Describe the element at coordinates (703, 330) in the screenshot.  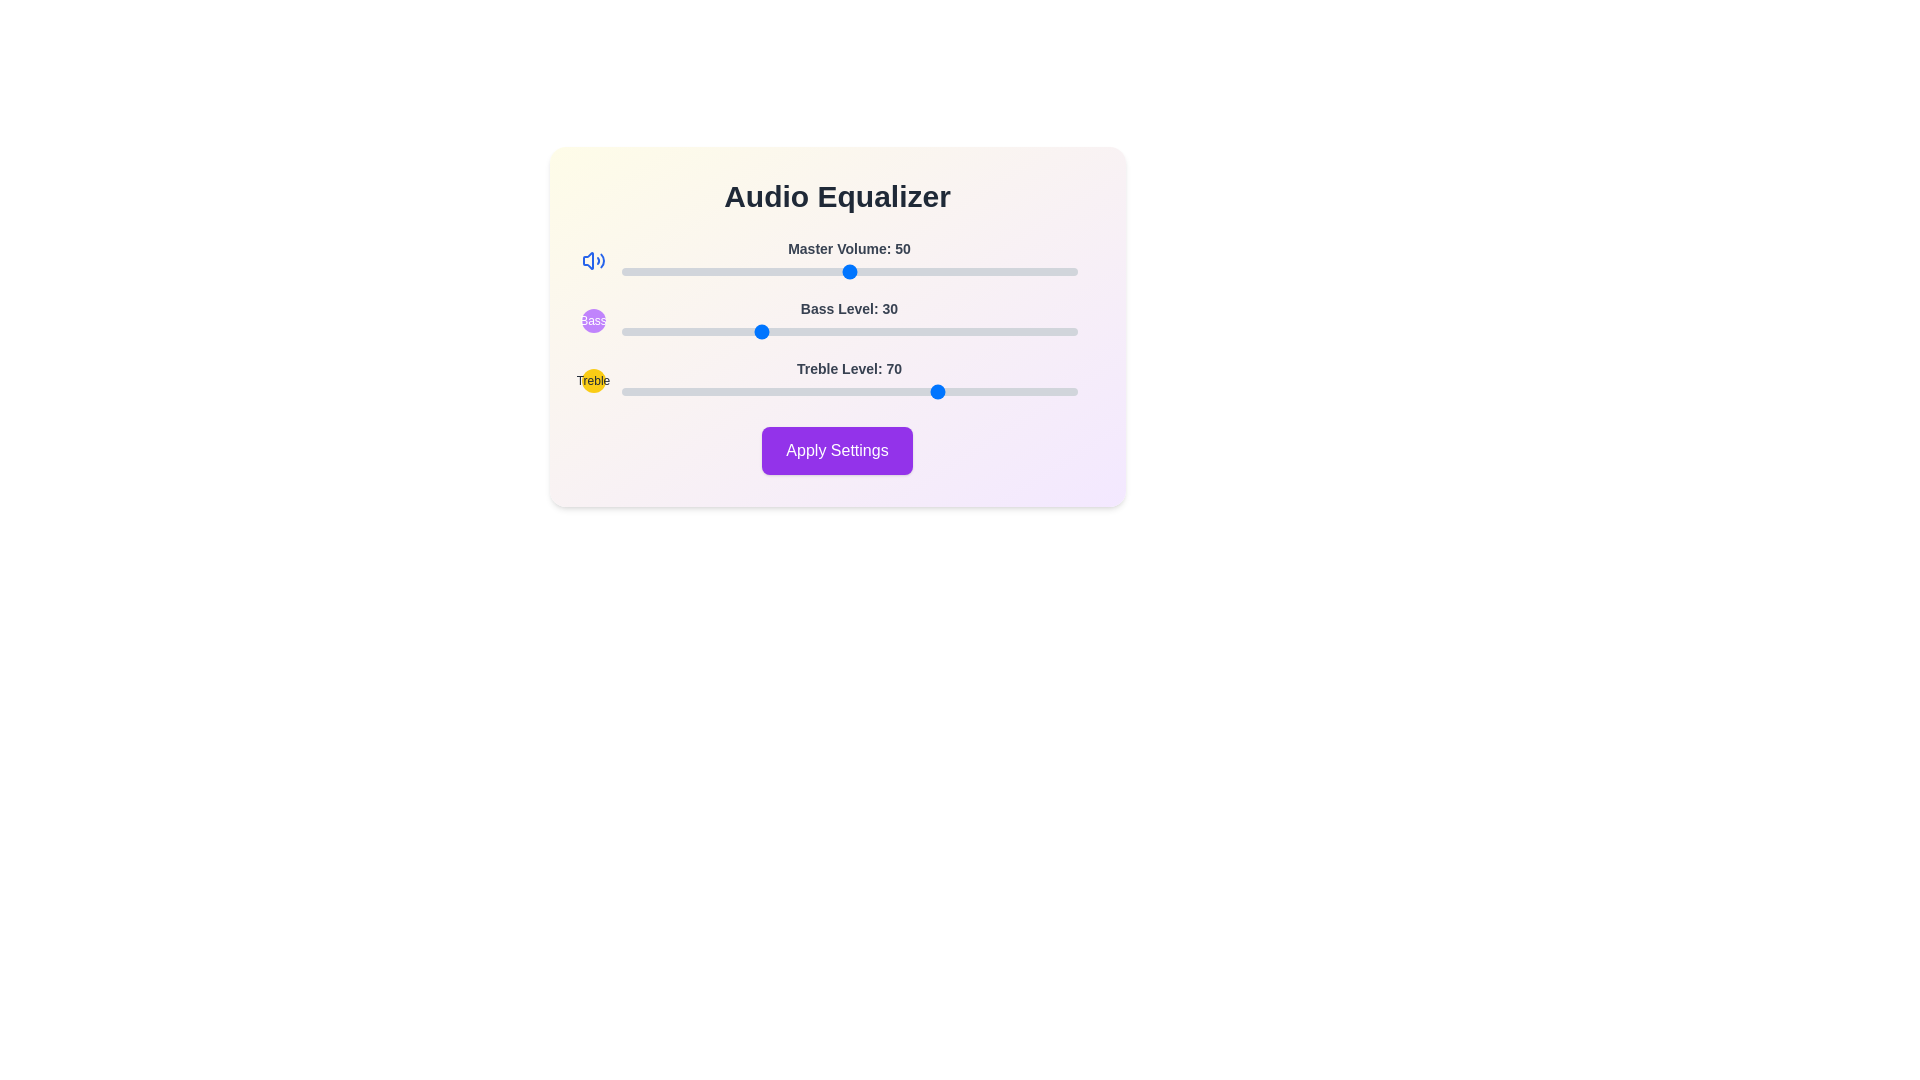
I see `bass level` at that location.